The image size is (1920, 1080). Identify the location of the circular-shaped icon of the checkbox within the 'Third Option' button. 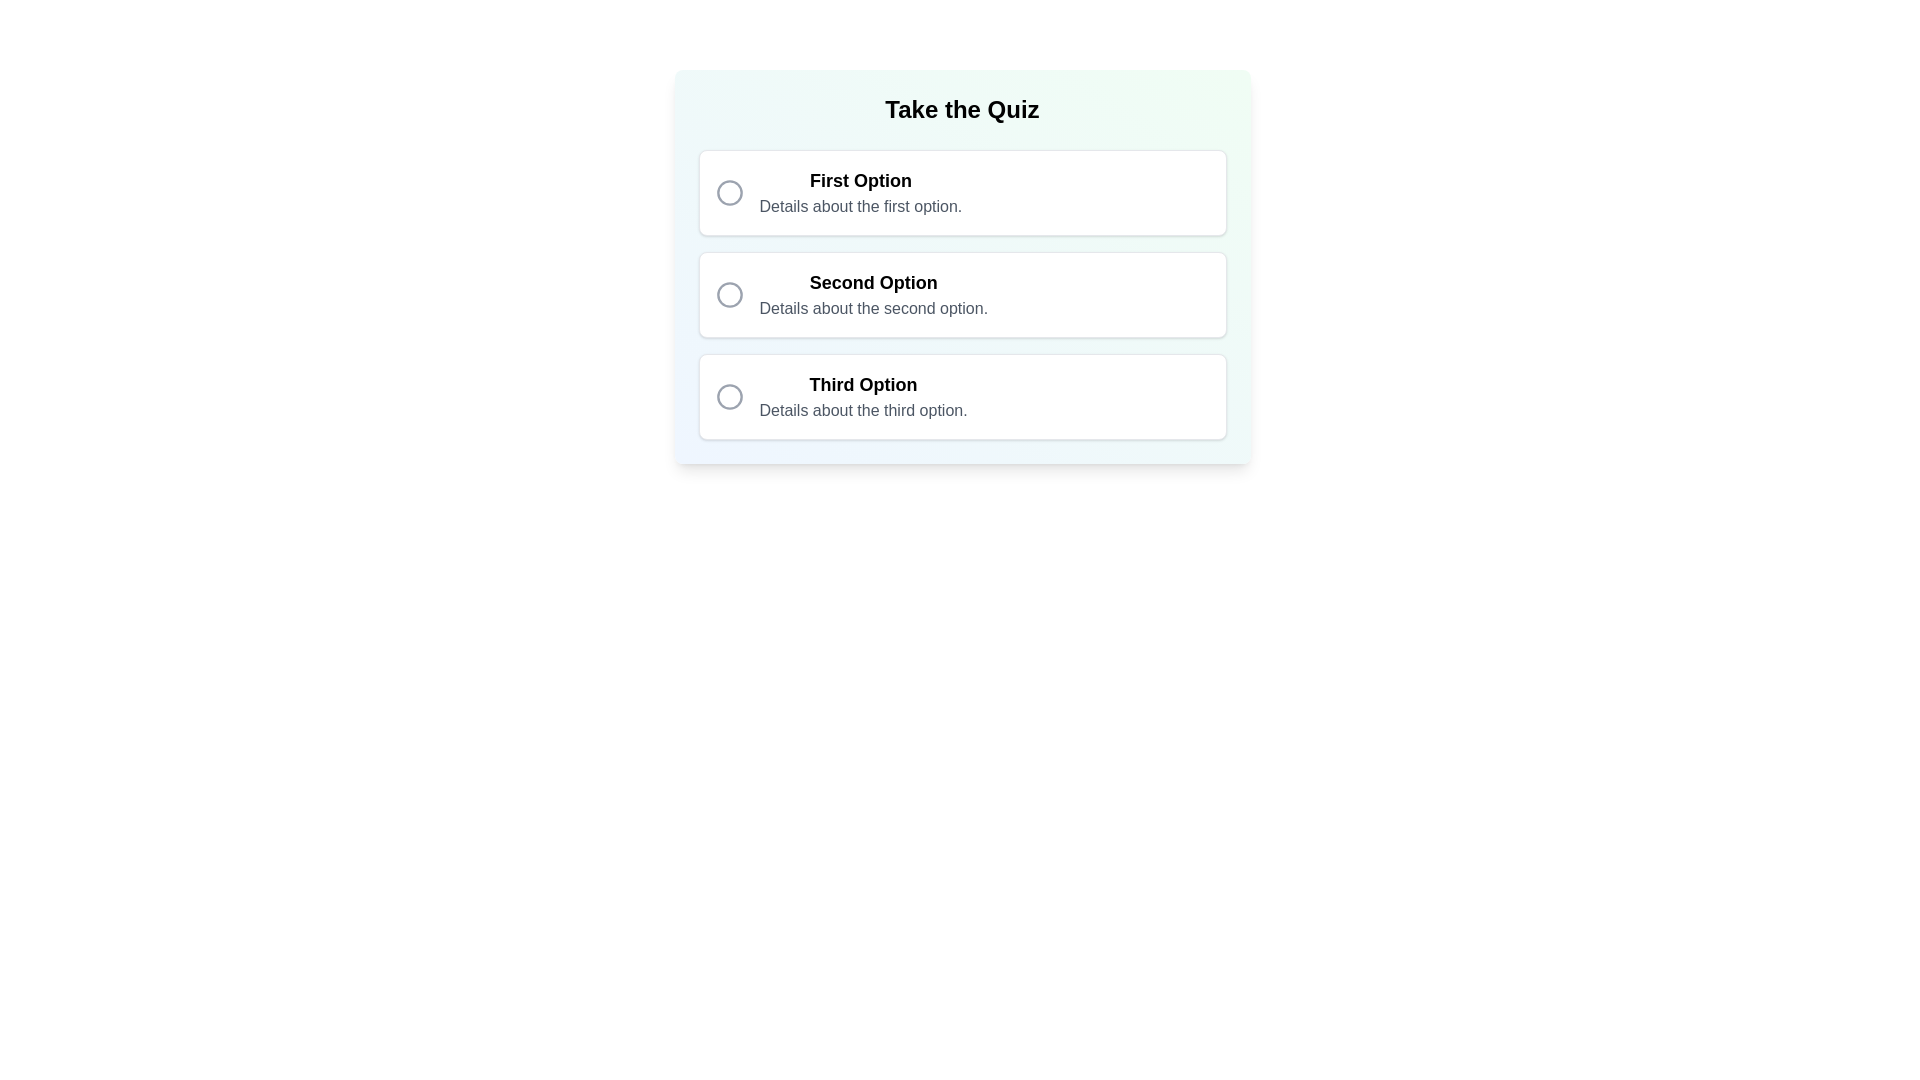
(728, 397).